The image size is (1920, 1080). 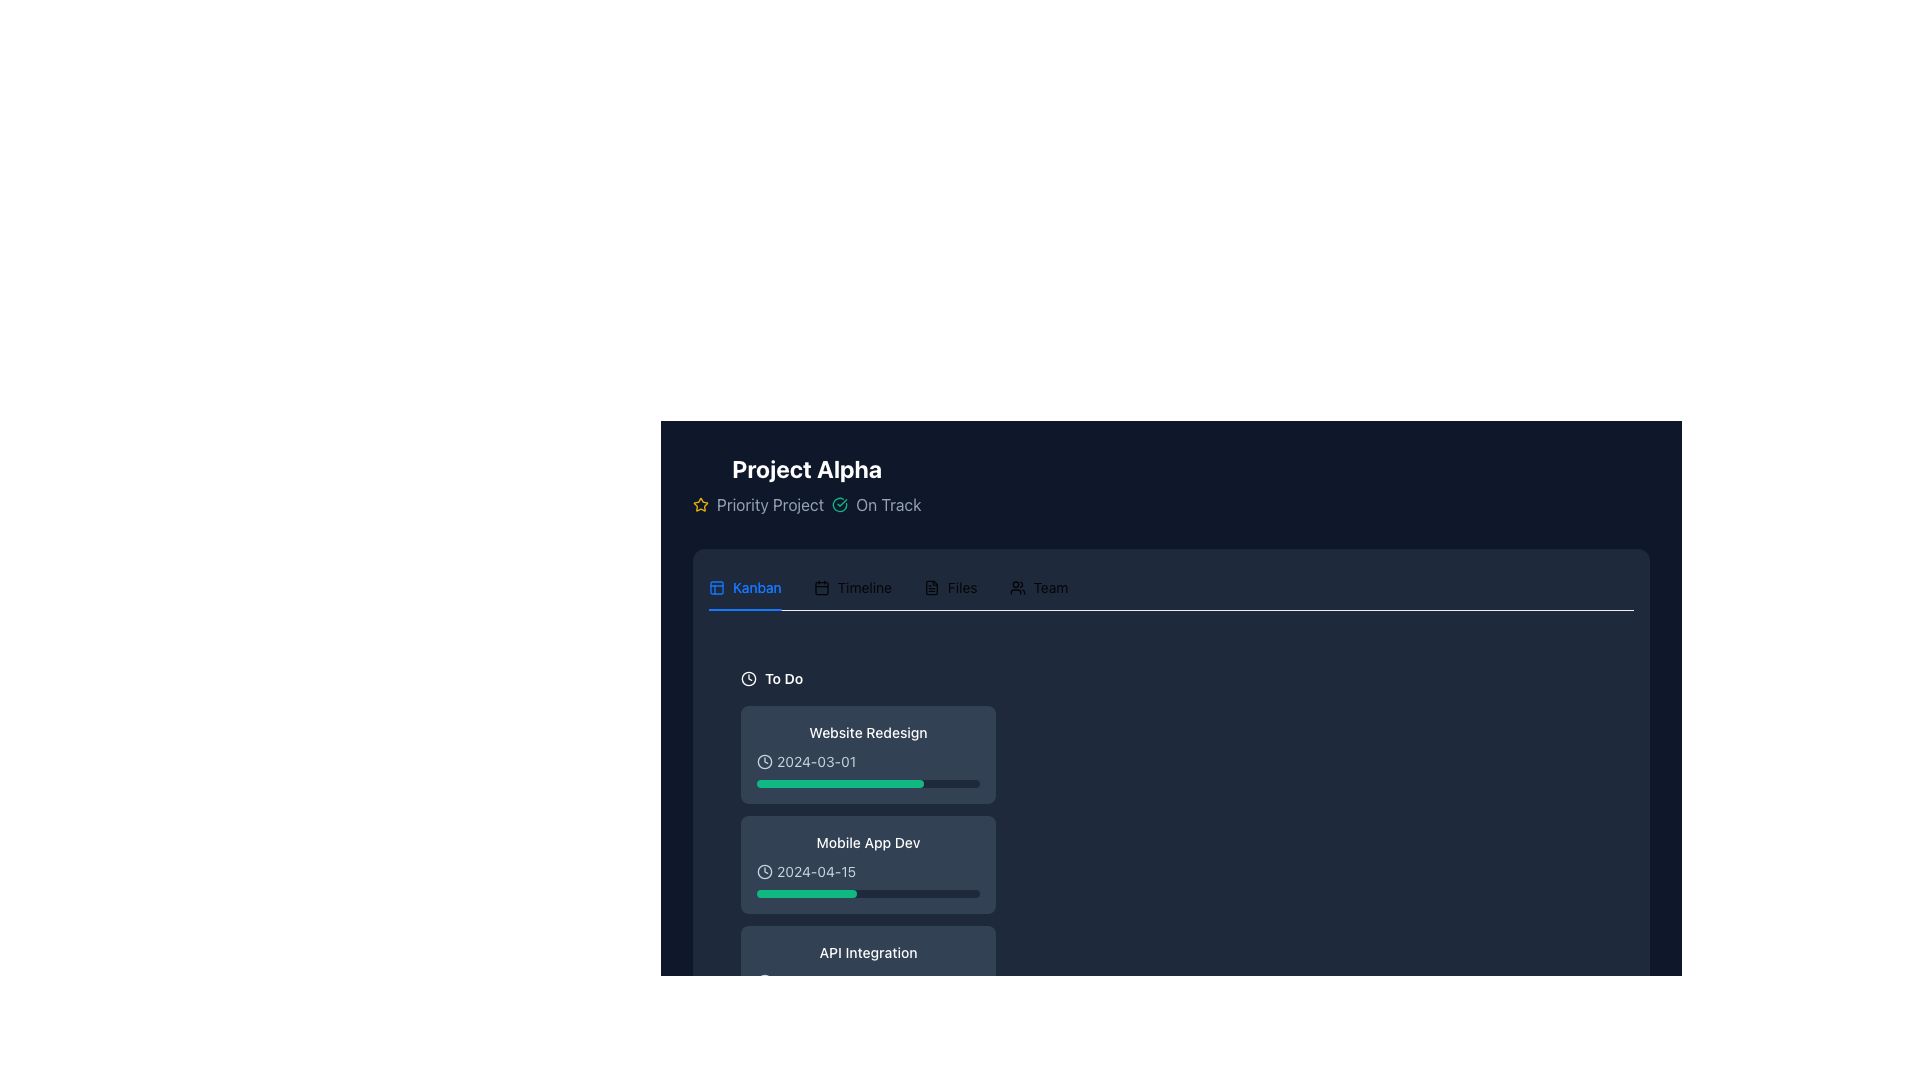 I want to click on the status represented by the circular Indicator Icon with a light green outline and a checkmark, which signifies 'success' or 'confirmation', so click(x=840, y=504).